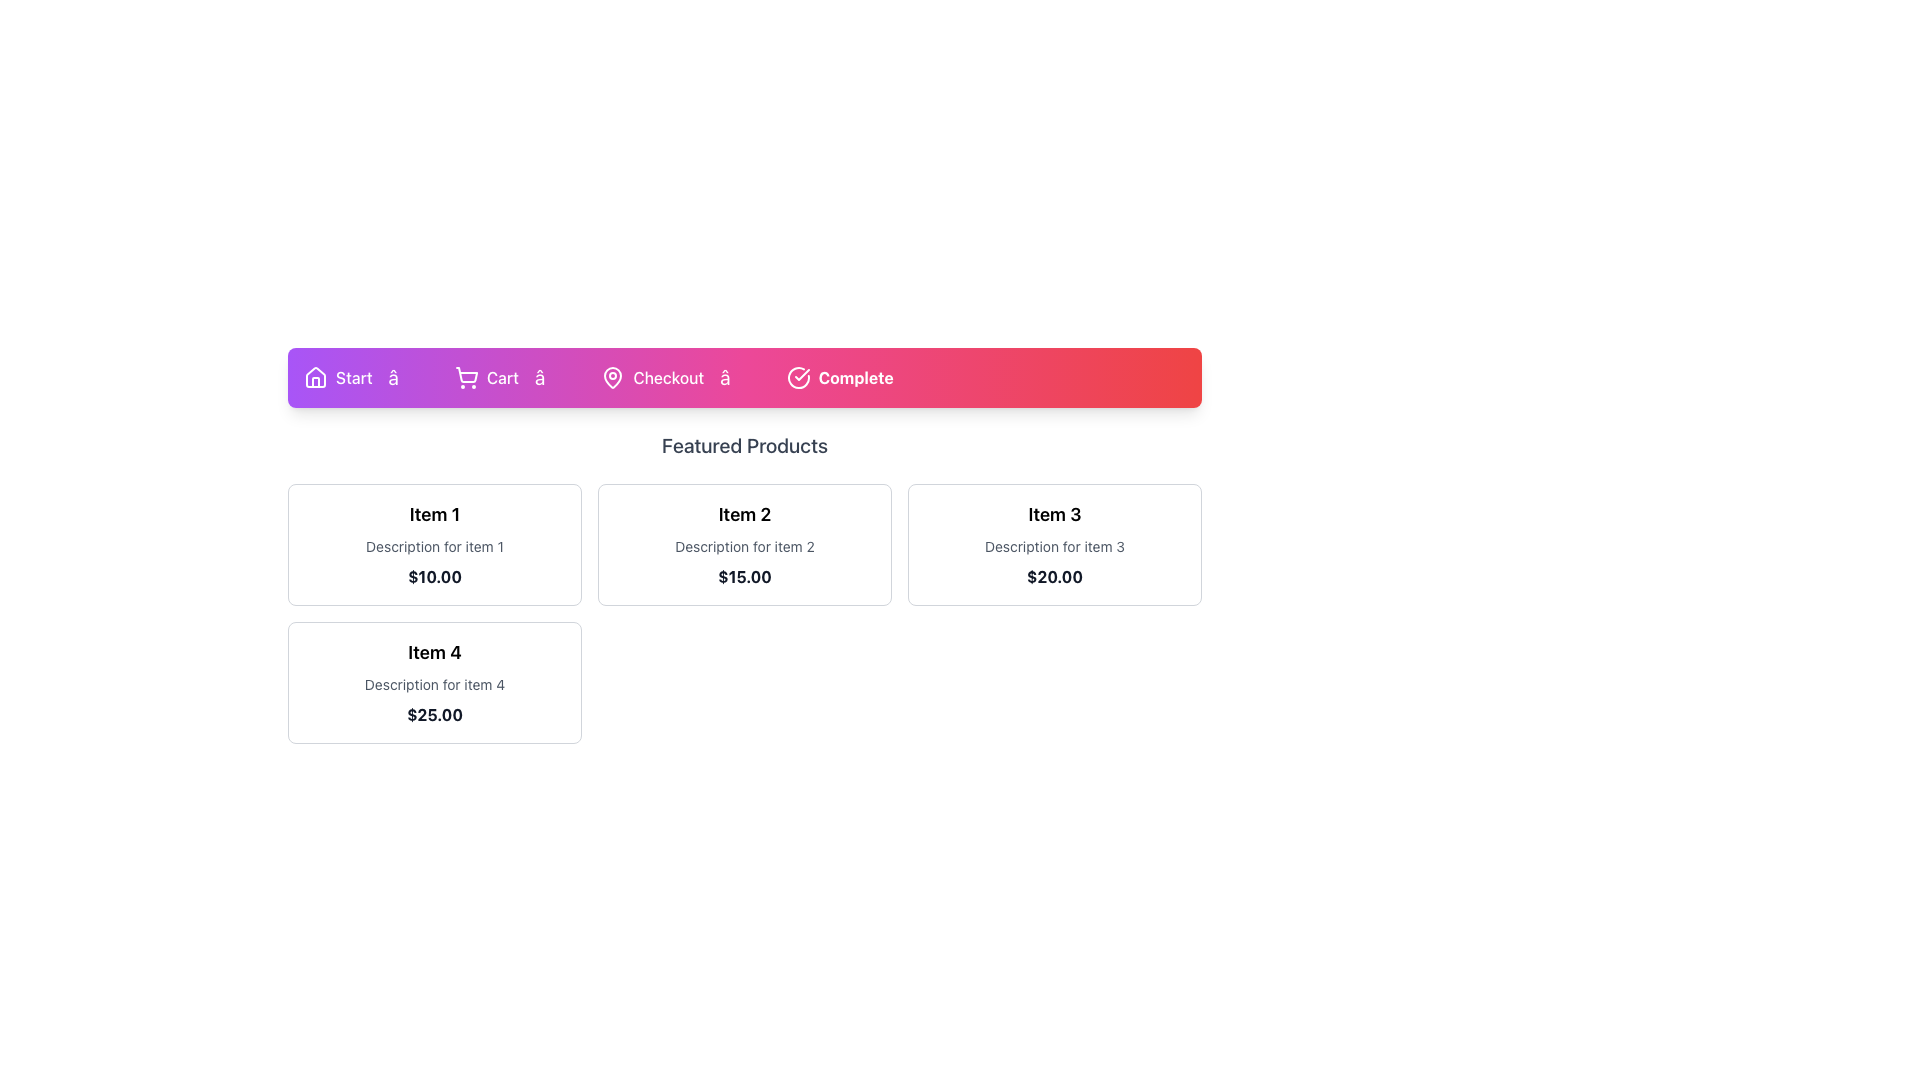  What do you see at coordinates (612, 378) in the screenshot?
I see `the map pin icon located in the navigation bar to the left of the 'Checkout' text` at bounding box center [612, 378].